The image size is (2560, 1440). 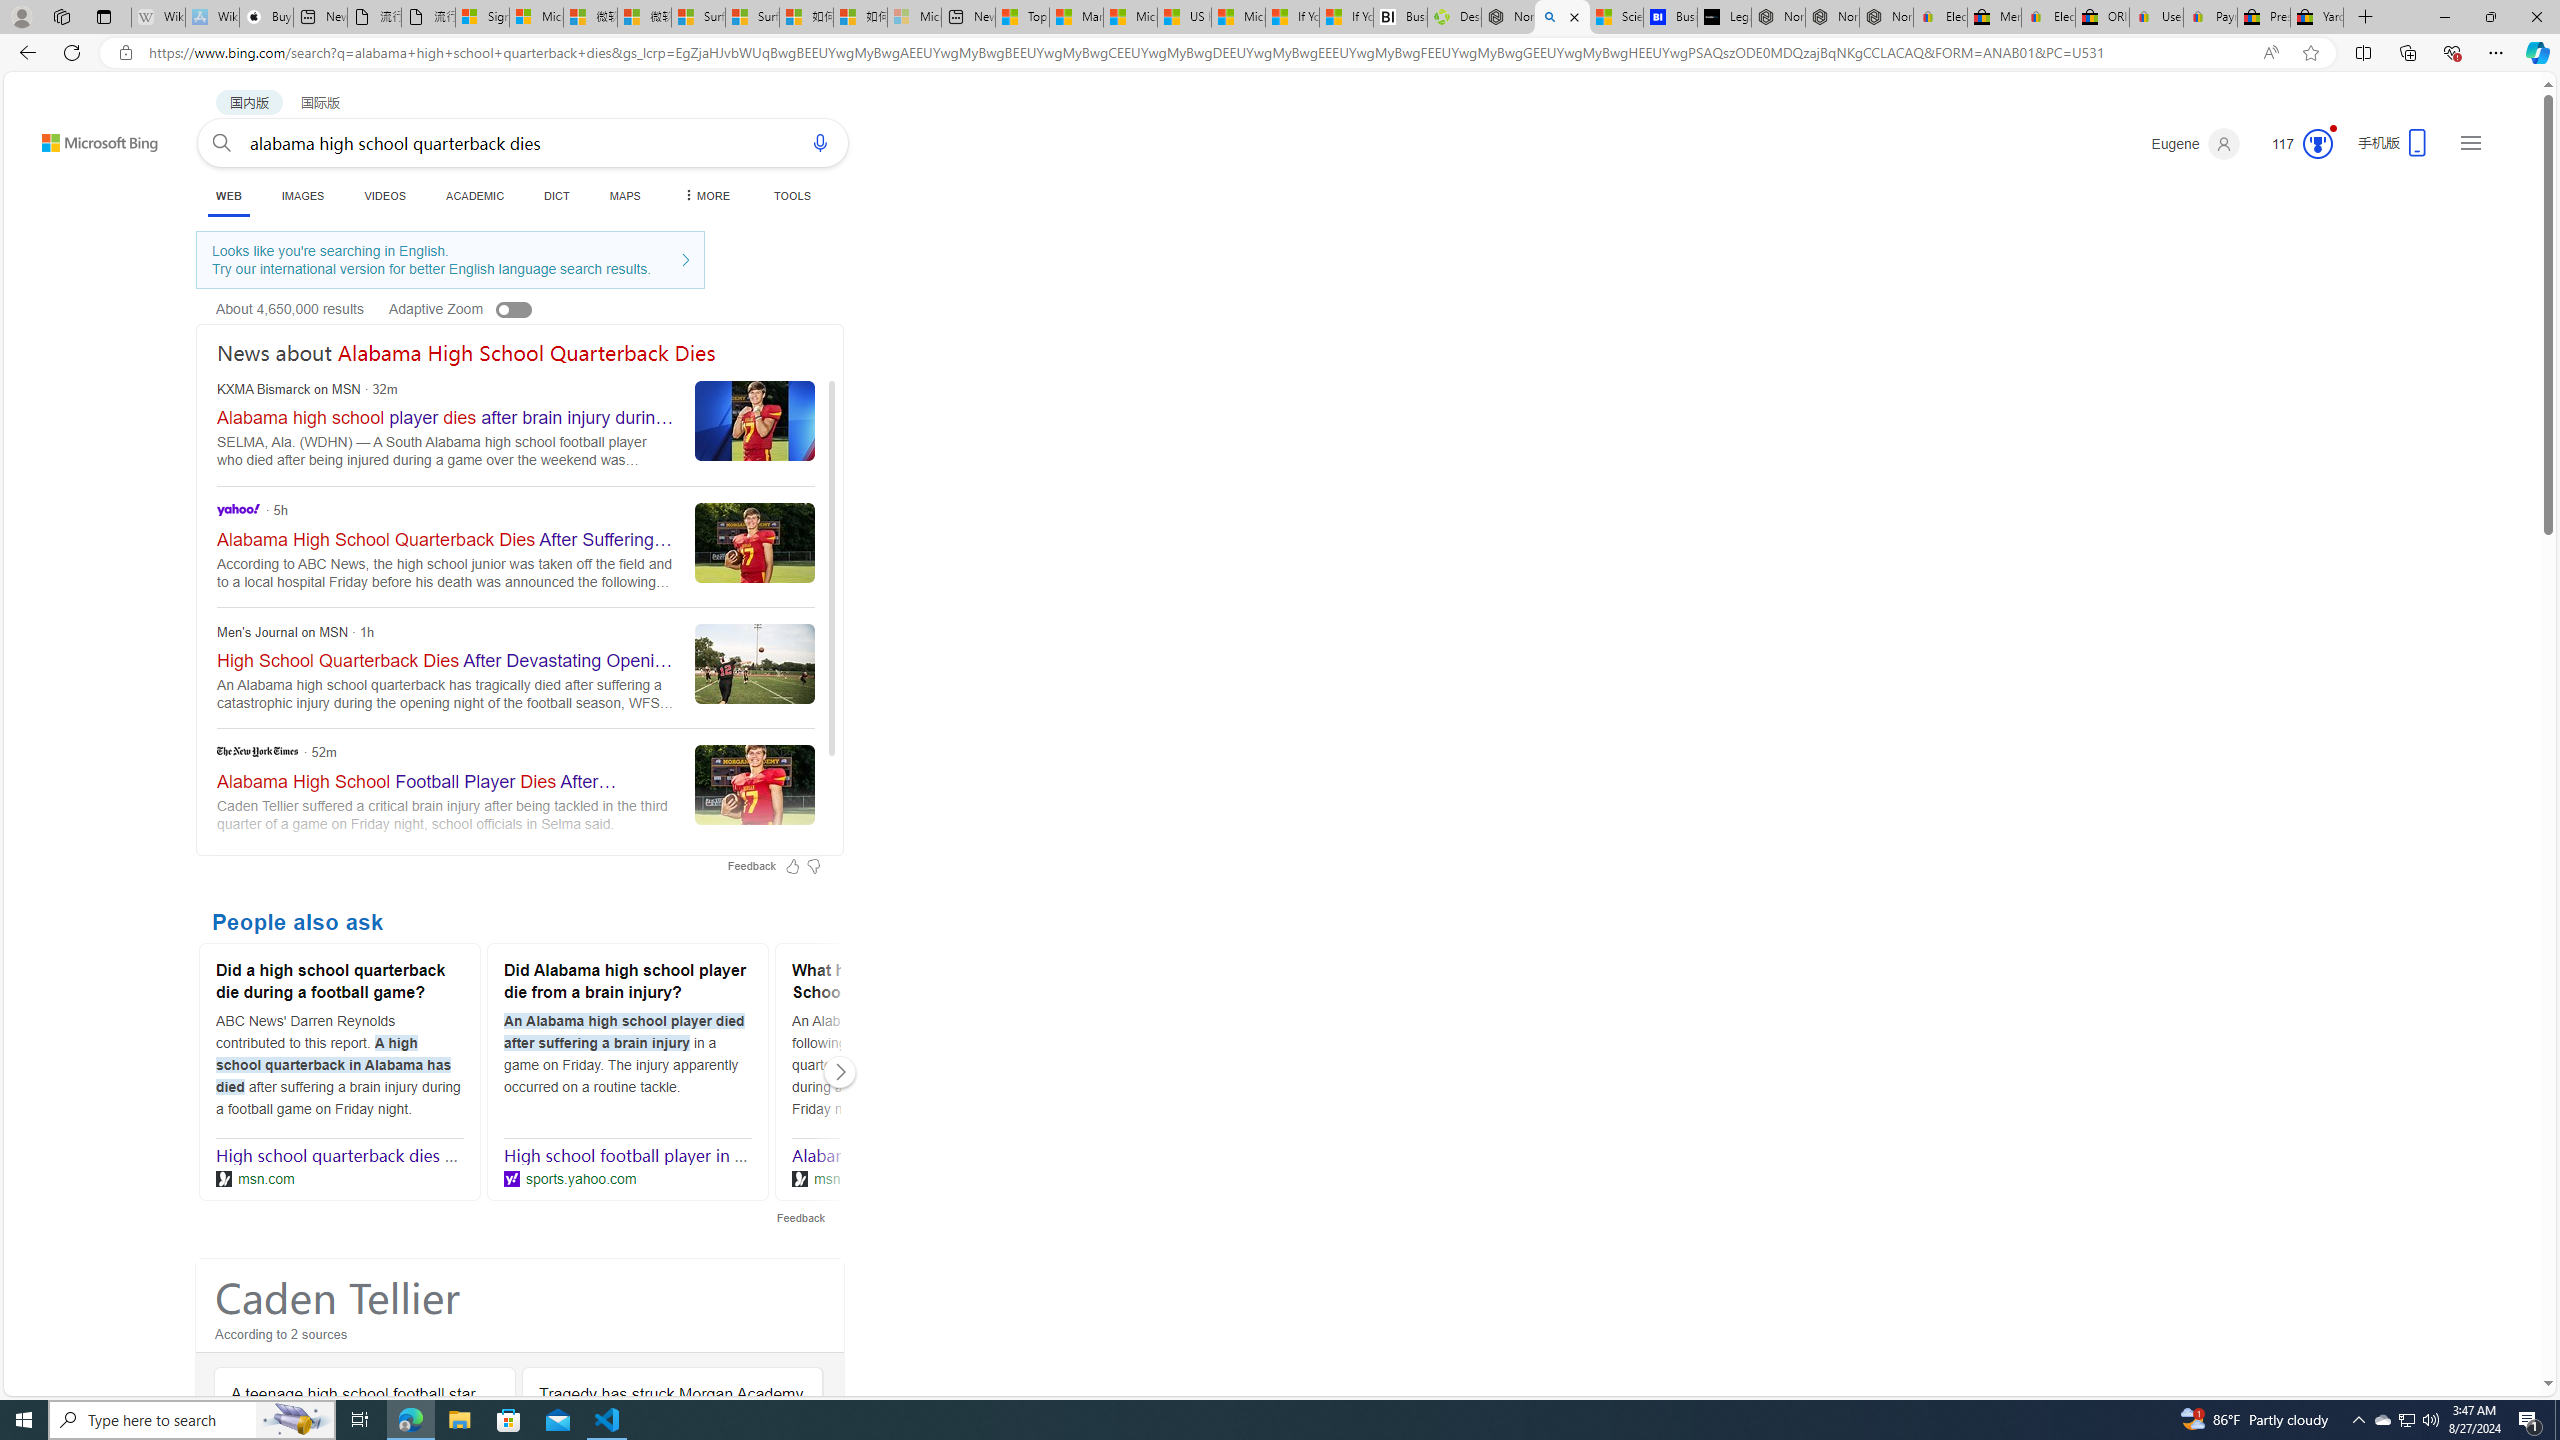 I want to click on 'MORE', so click(x=704, y=195).